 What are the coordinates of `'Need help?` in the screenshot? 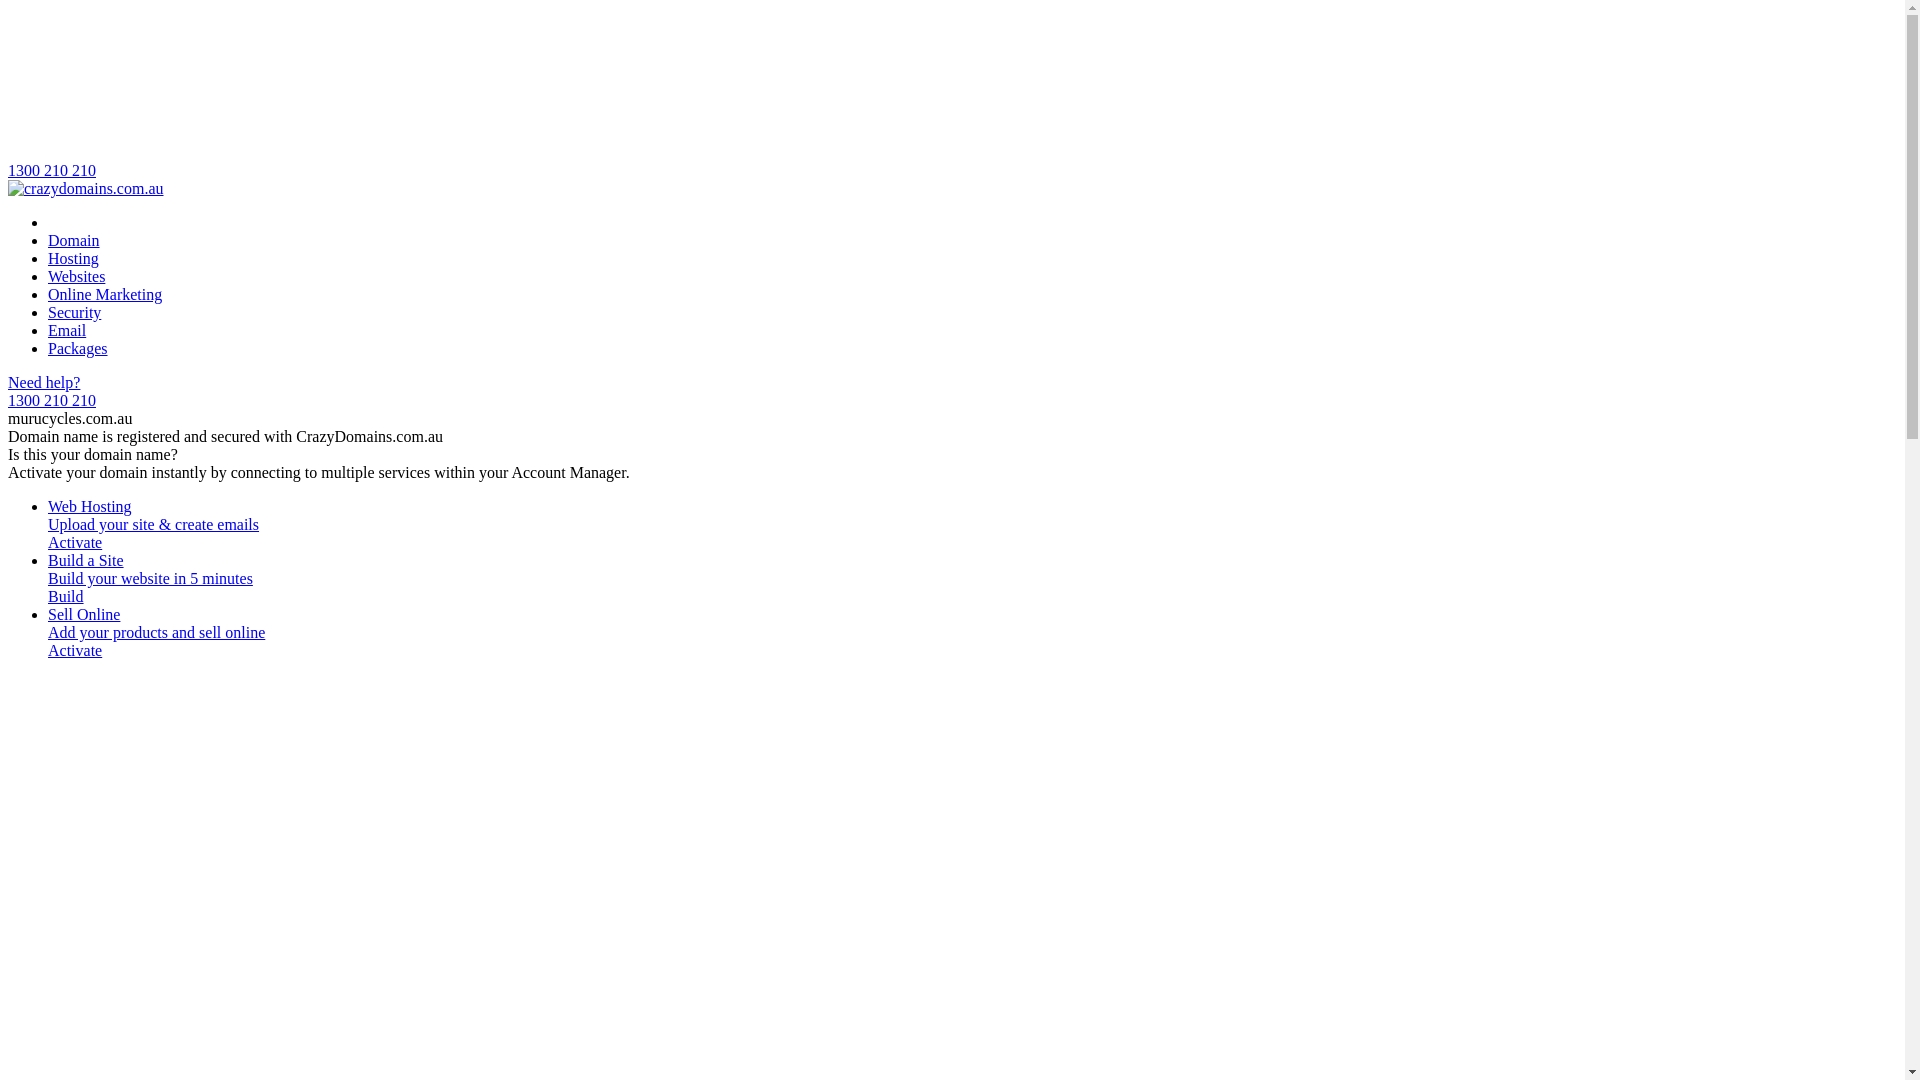 It's located at (951, 392).